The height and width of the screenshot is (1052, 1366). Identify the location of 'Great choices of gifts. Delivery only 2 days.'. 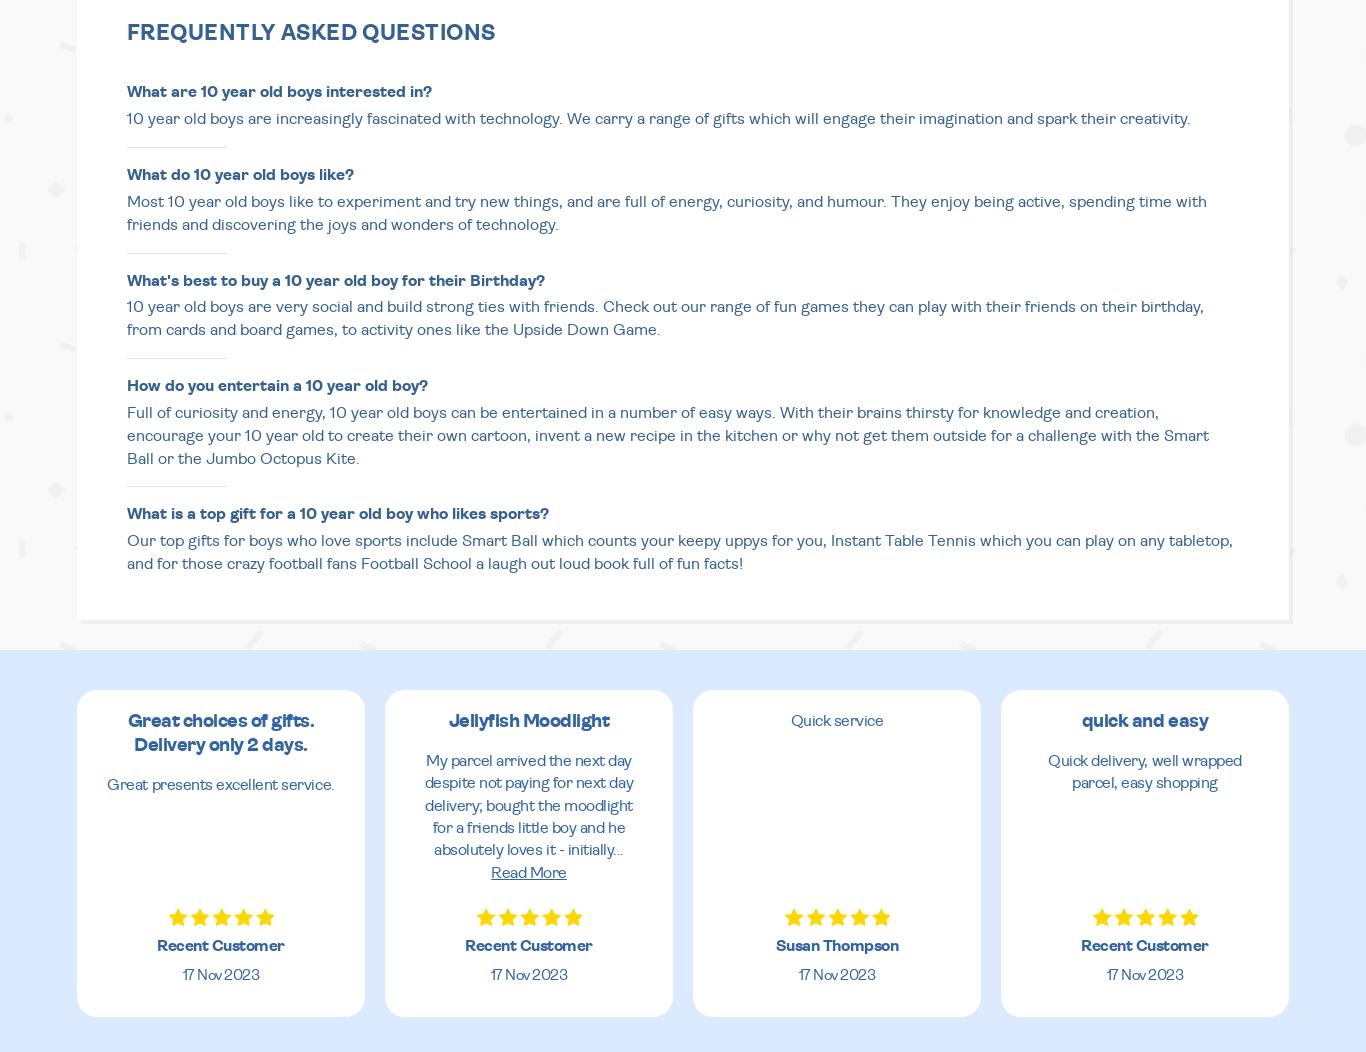
(126, 733).